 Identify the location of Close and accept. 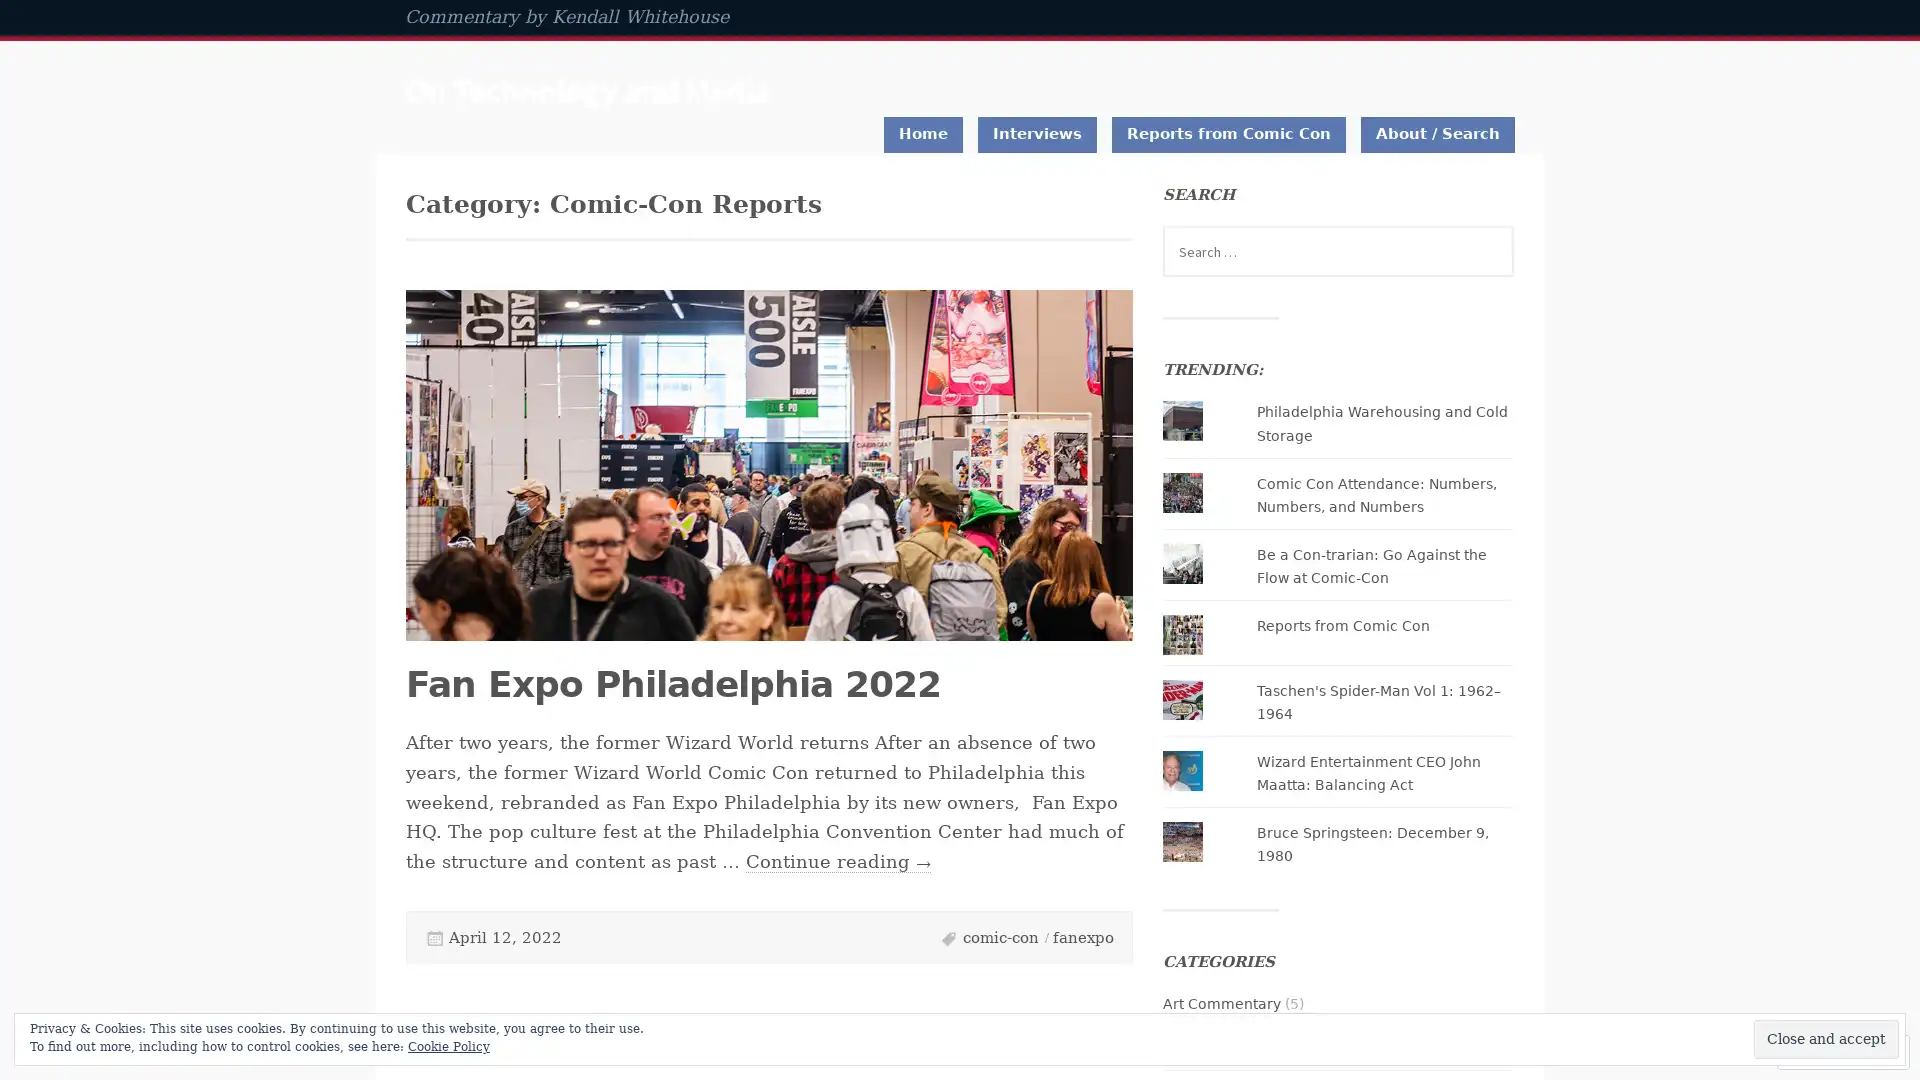
(1826, 1038).